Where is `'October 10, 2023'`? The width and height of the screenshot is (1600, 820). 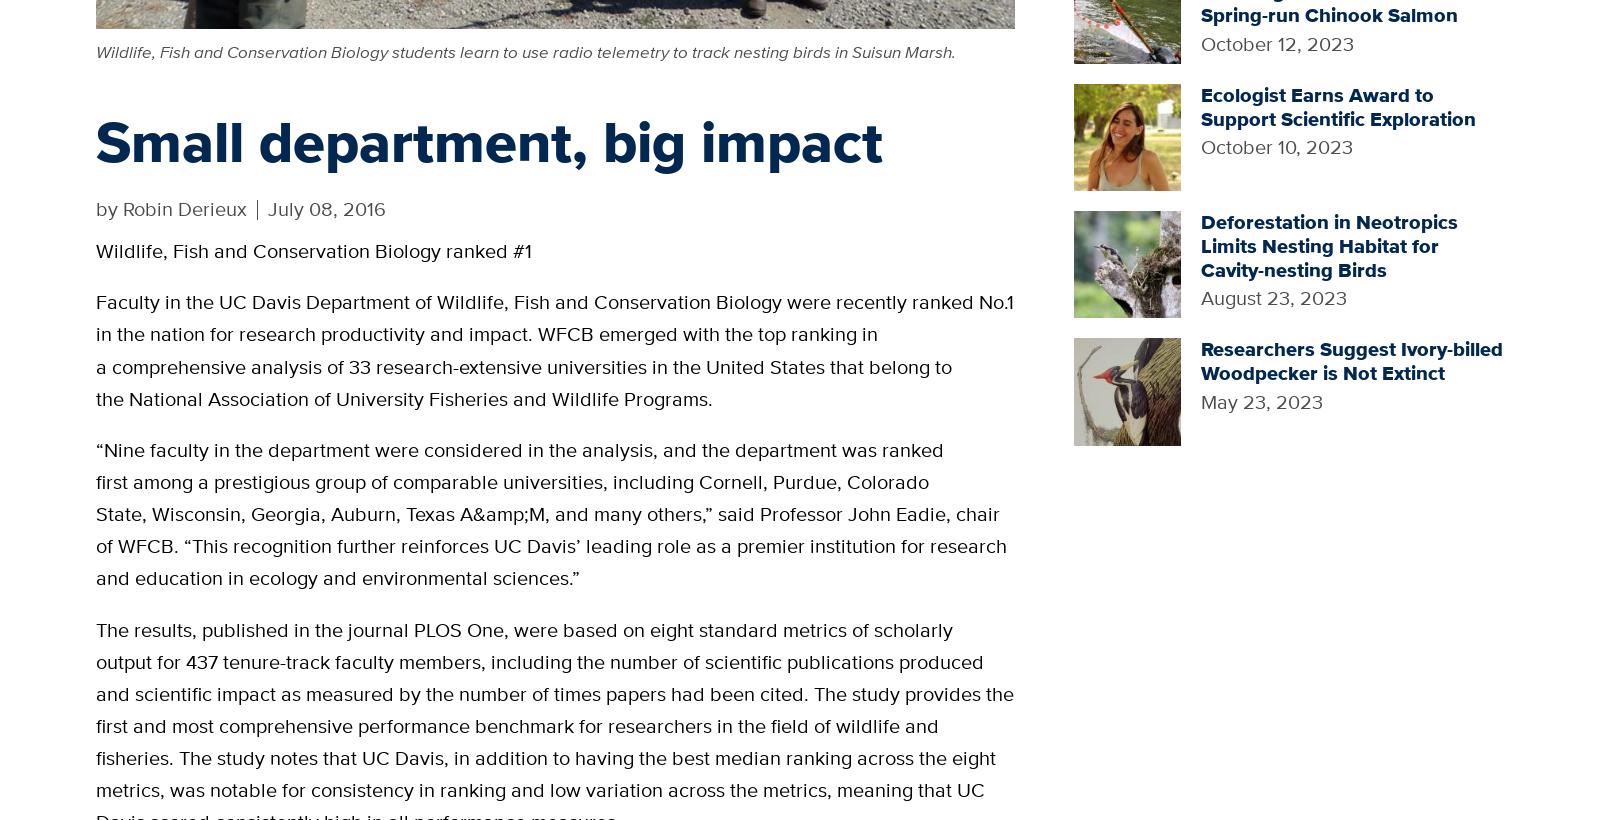
'October 10, 2023' is located at coordinates (1200, 146).